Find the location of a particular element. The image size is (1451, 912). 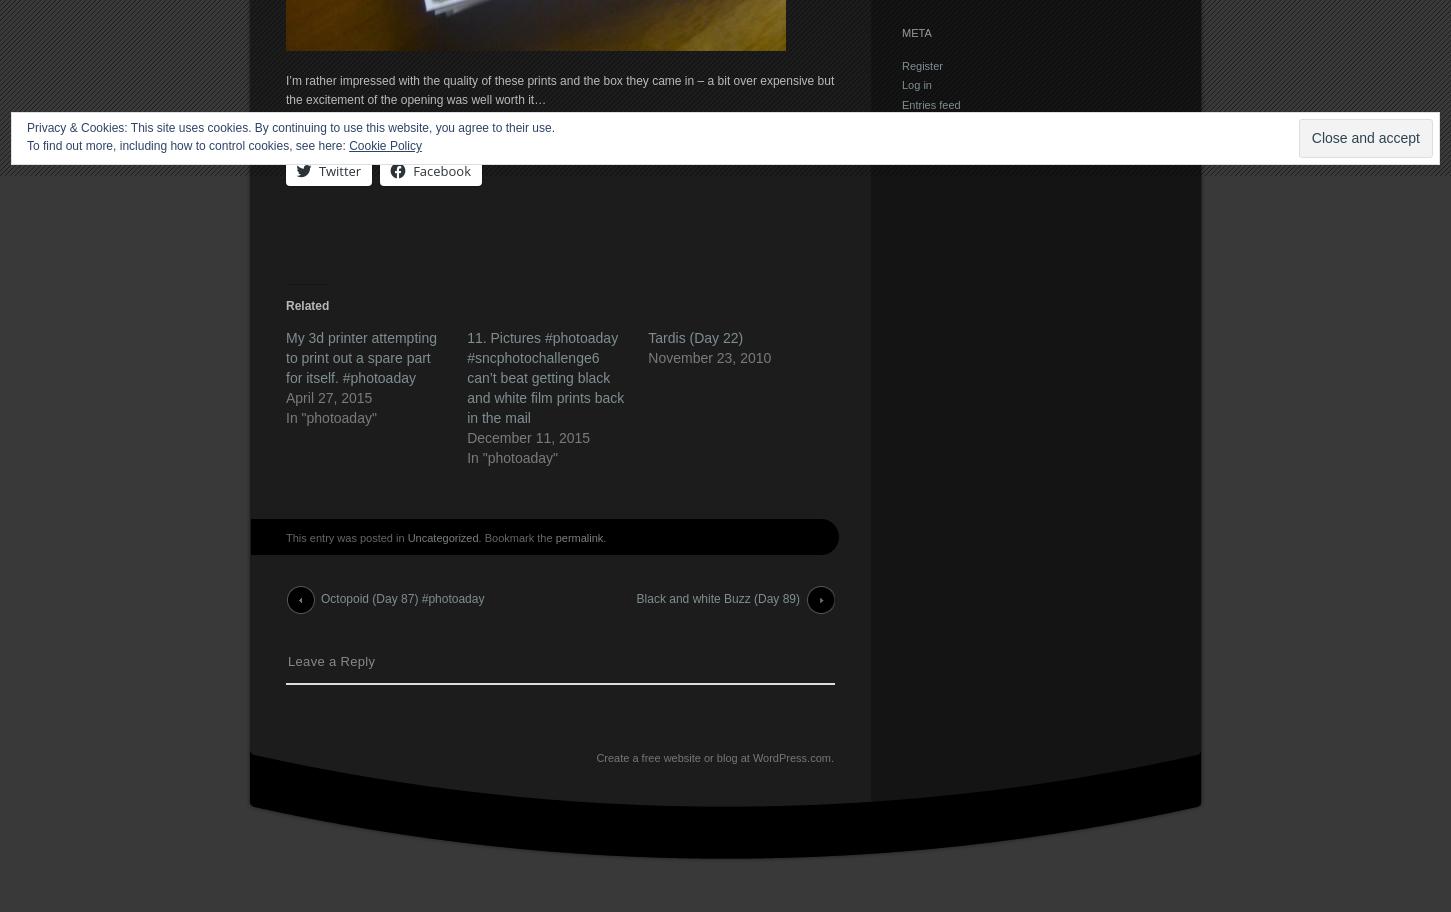

'Post navigation' is located at coordinates (347, 592).